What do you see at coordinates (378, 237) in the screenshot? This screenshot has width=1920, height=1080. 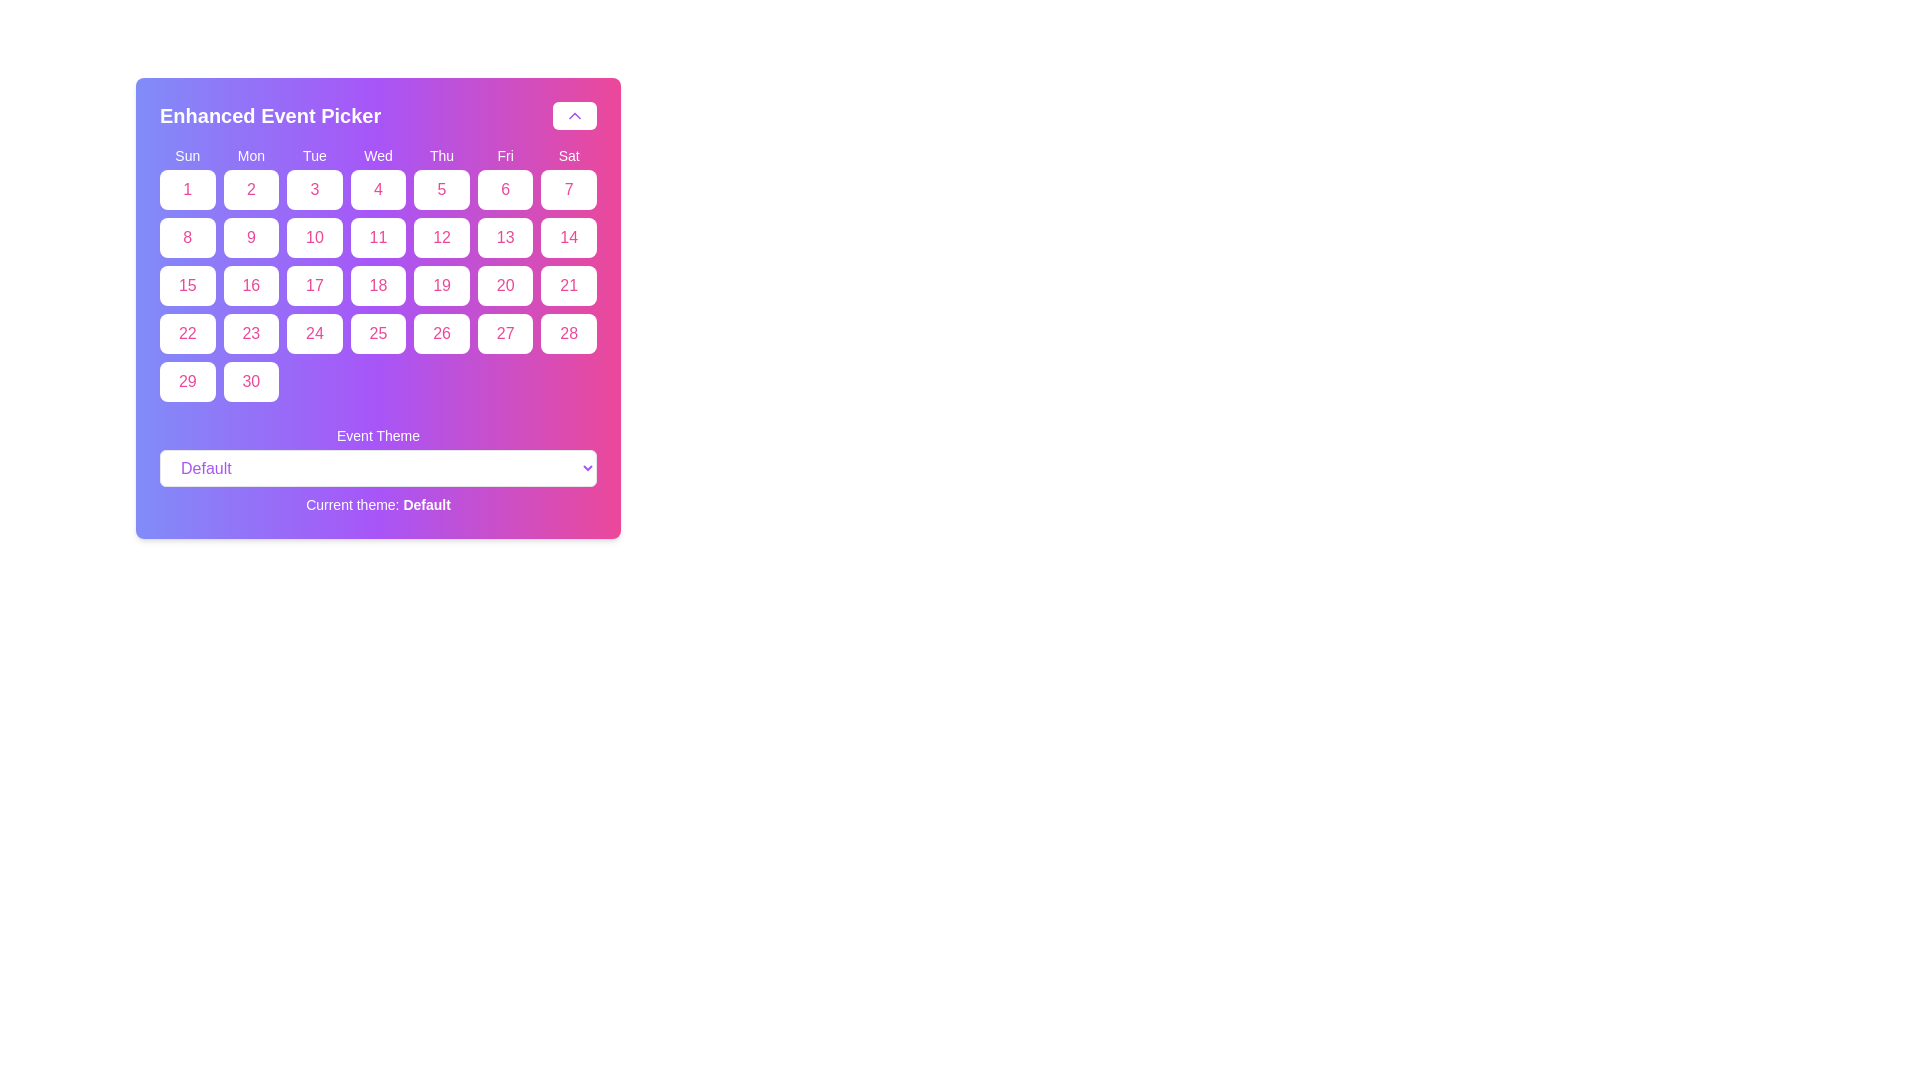 I see `the rectangular button with rounded corners, which has a white background and bold pink text displaying '11'` at bounding box center [378, 237].